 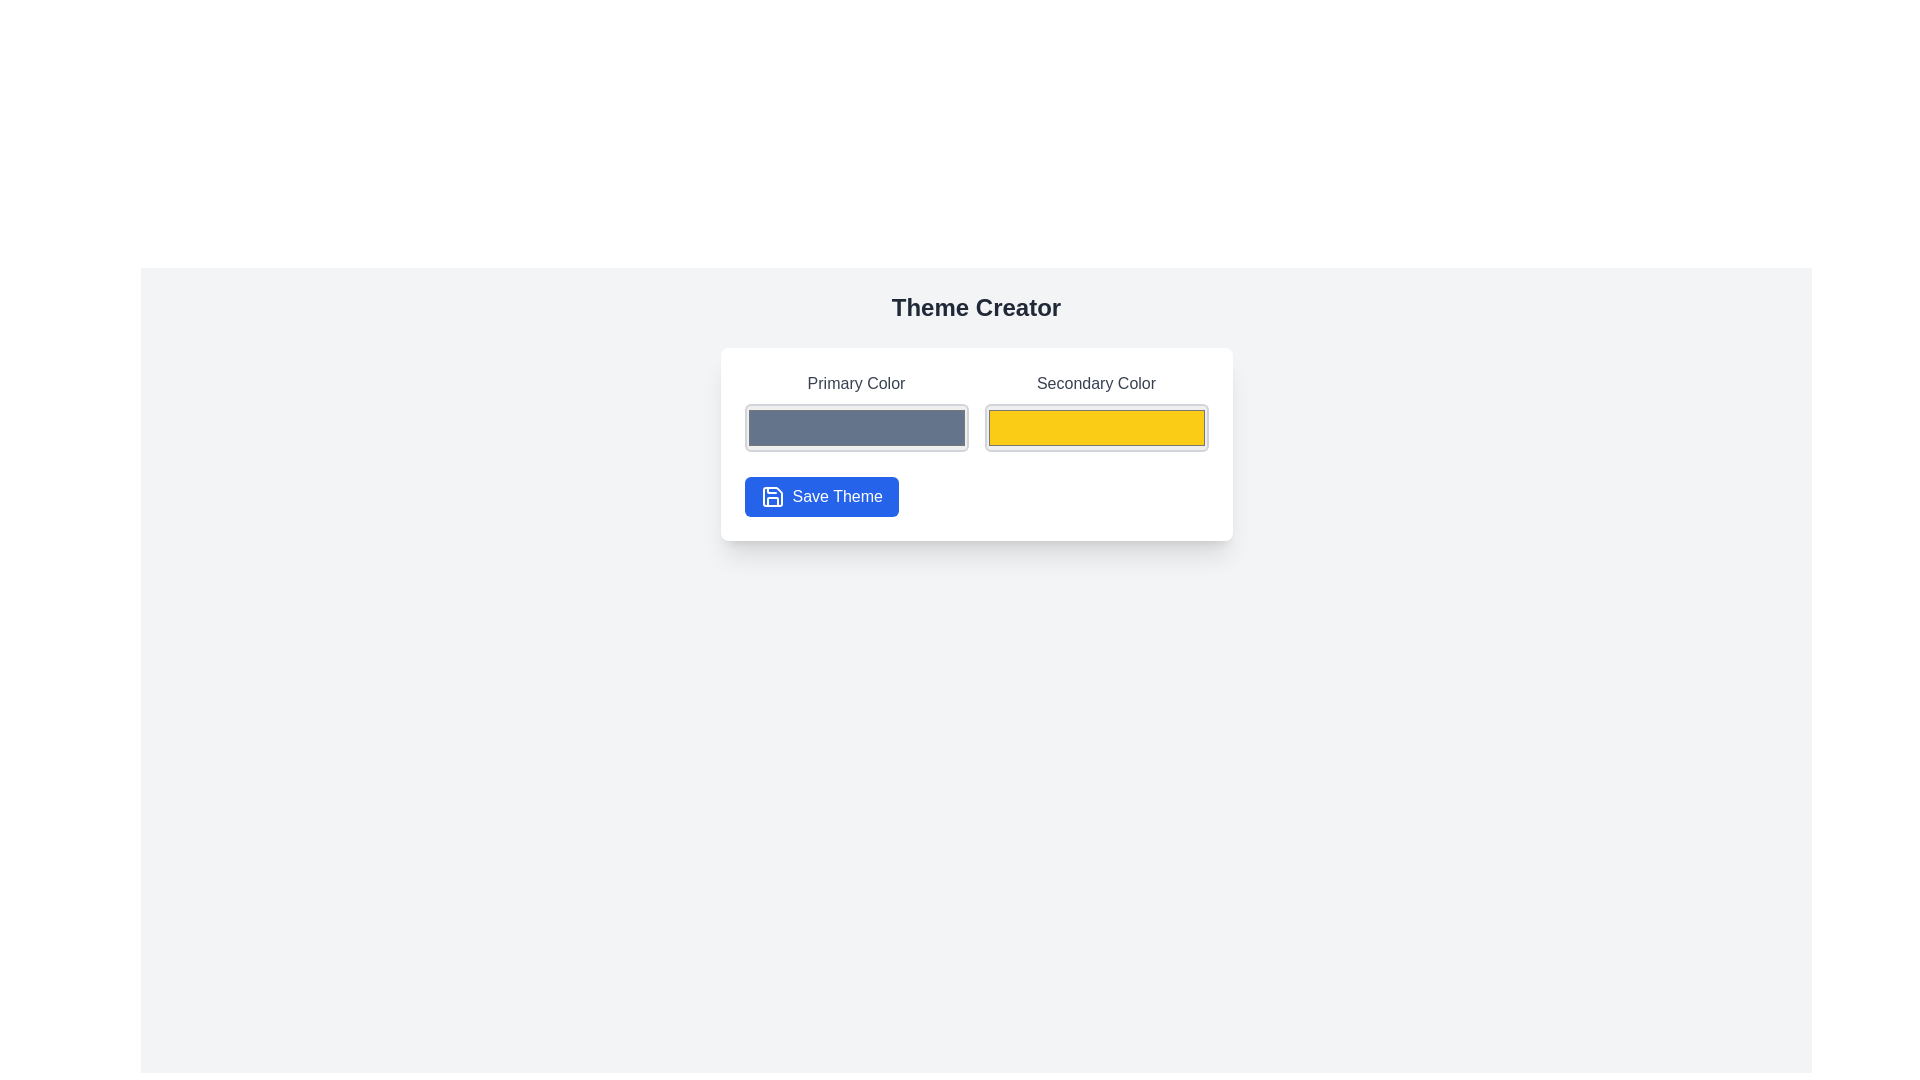 What do you see at coordinates (771, 496) in the screenshot?
I see `the 'Save Theme' button, which is visually represented by the save icon located at the bottom-left corner of a card interface, to trigger the save action` at bounding box center [771, 496].